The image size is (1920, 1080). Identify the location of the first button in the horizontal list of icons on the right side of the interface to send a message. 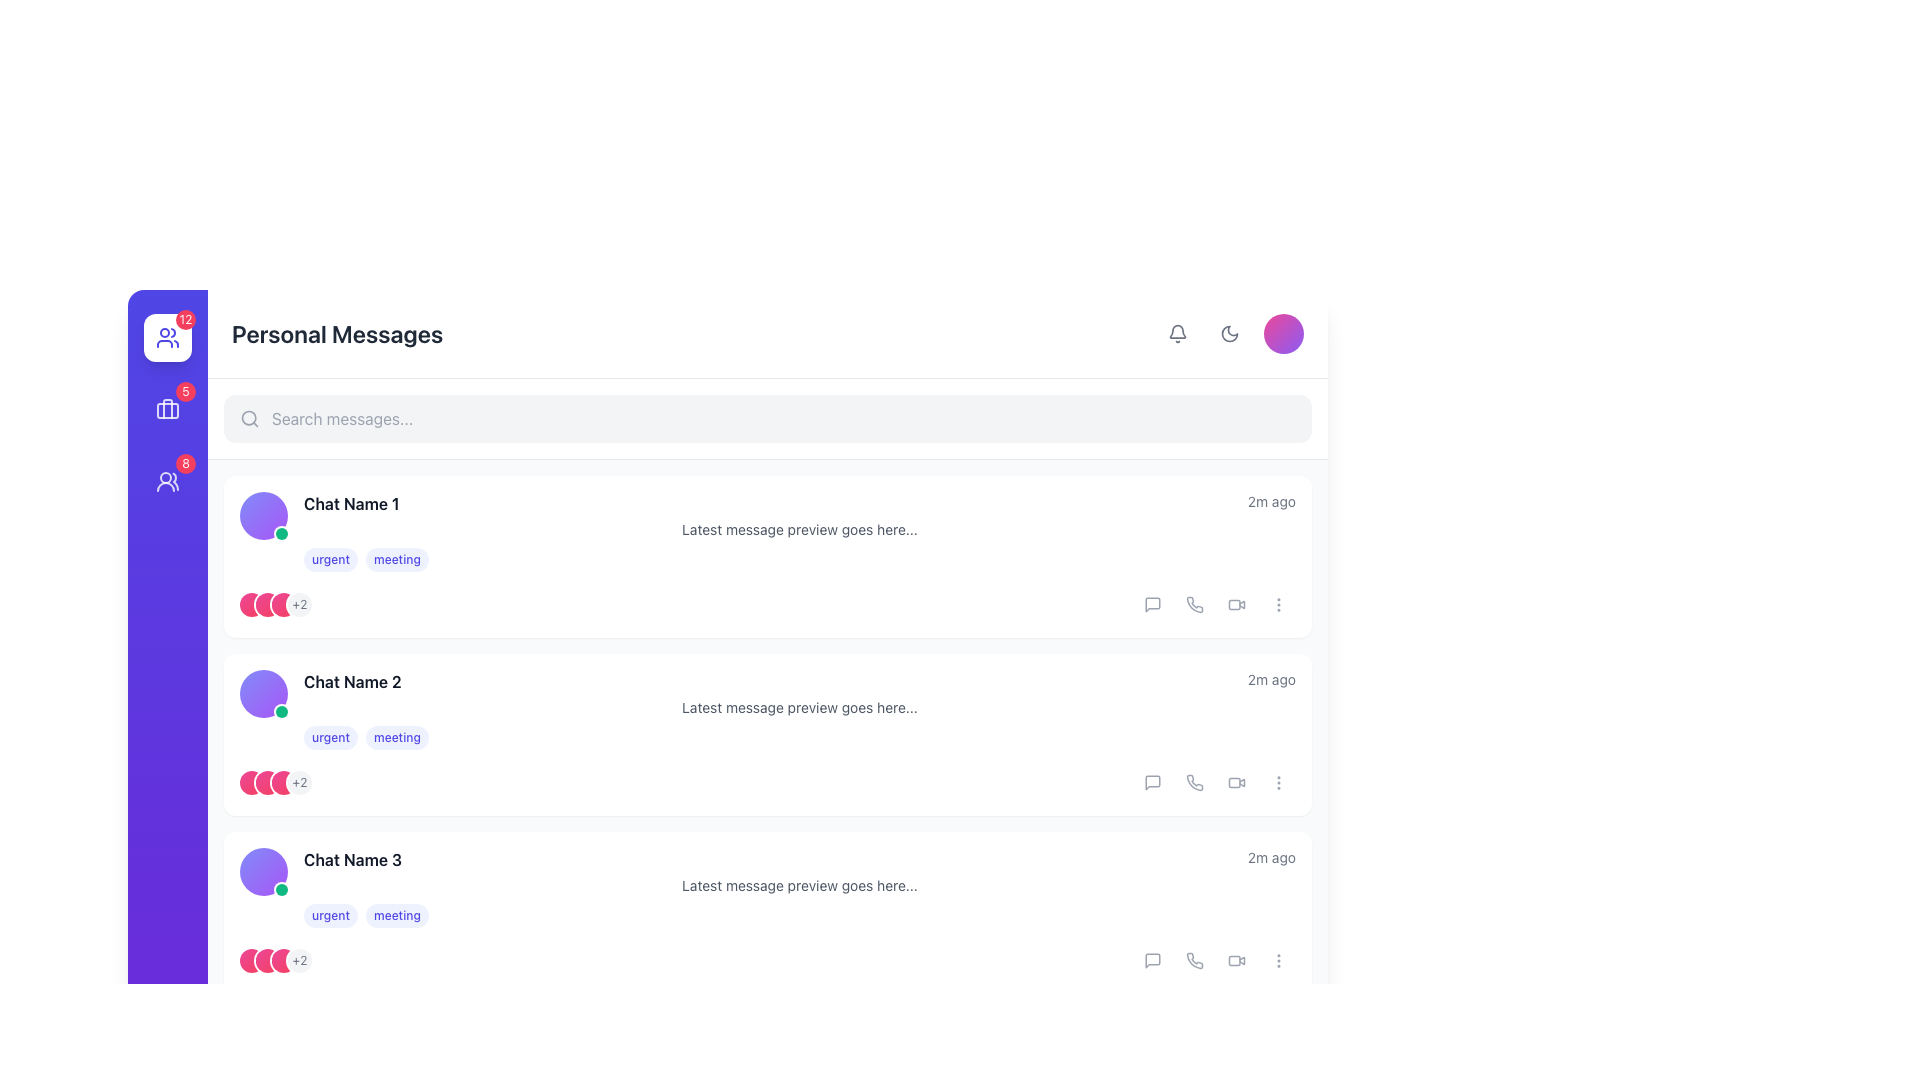
(1152, 959).